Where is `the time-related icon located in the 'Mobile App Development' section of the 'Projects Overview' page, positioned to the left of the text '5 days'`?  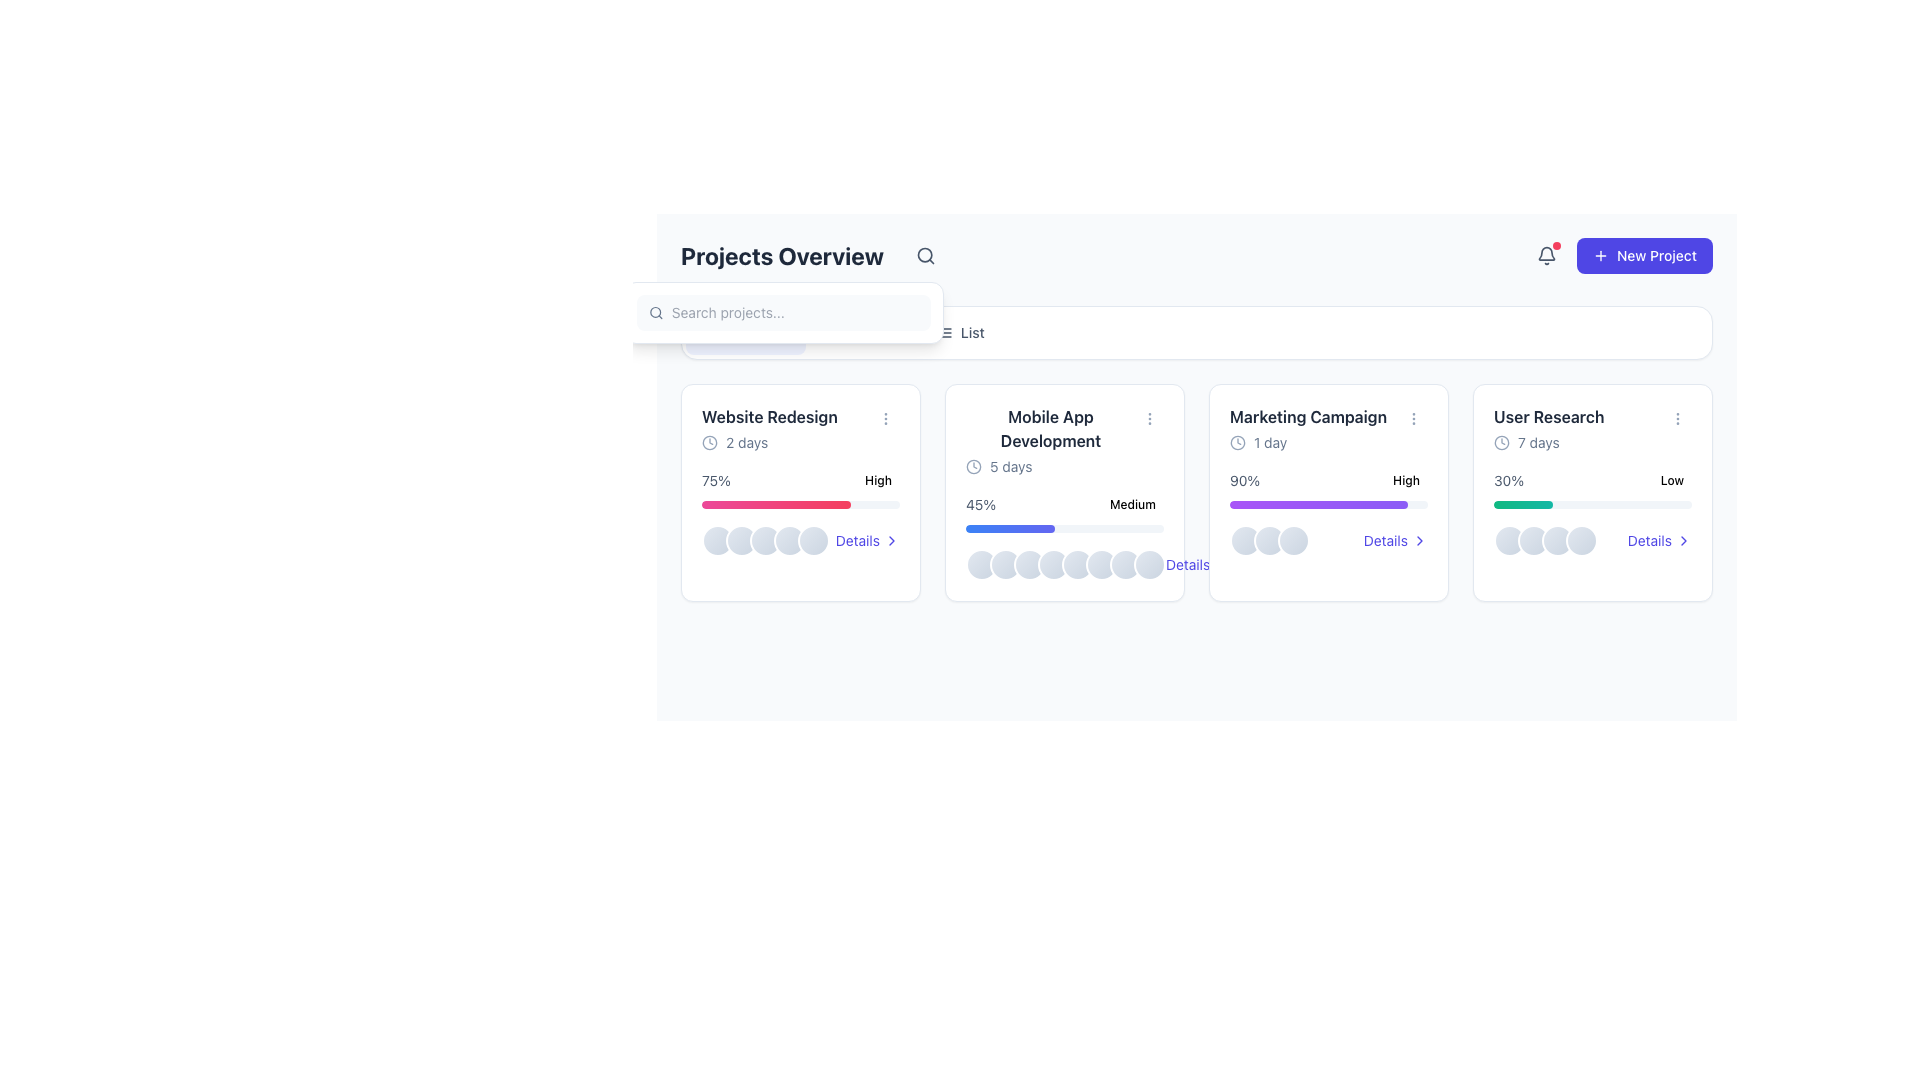 the time-related icon located in the 'Mobile App Development' section of the 'Projects Overview' page, positioned to the left of the text '5 days' is located at coordinates (974, 466).